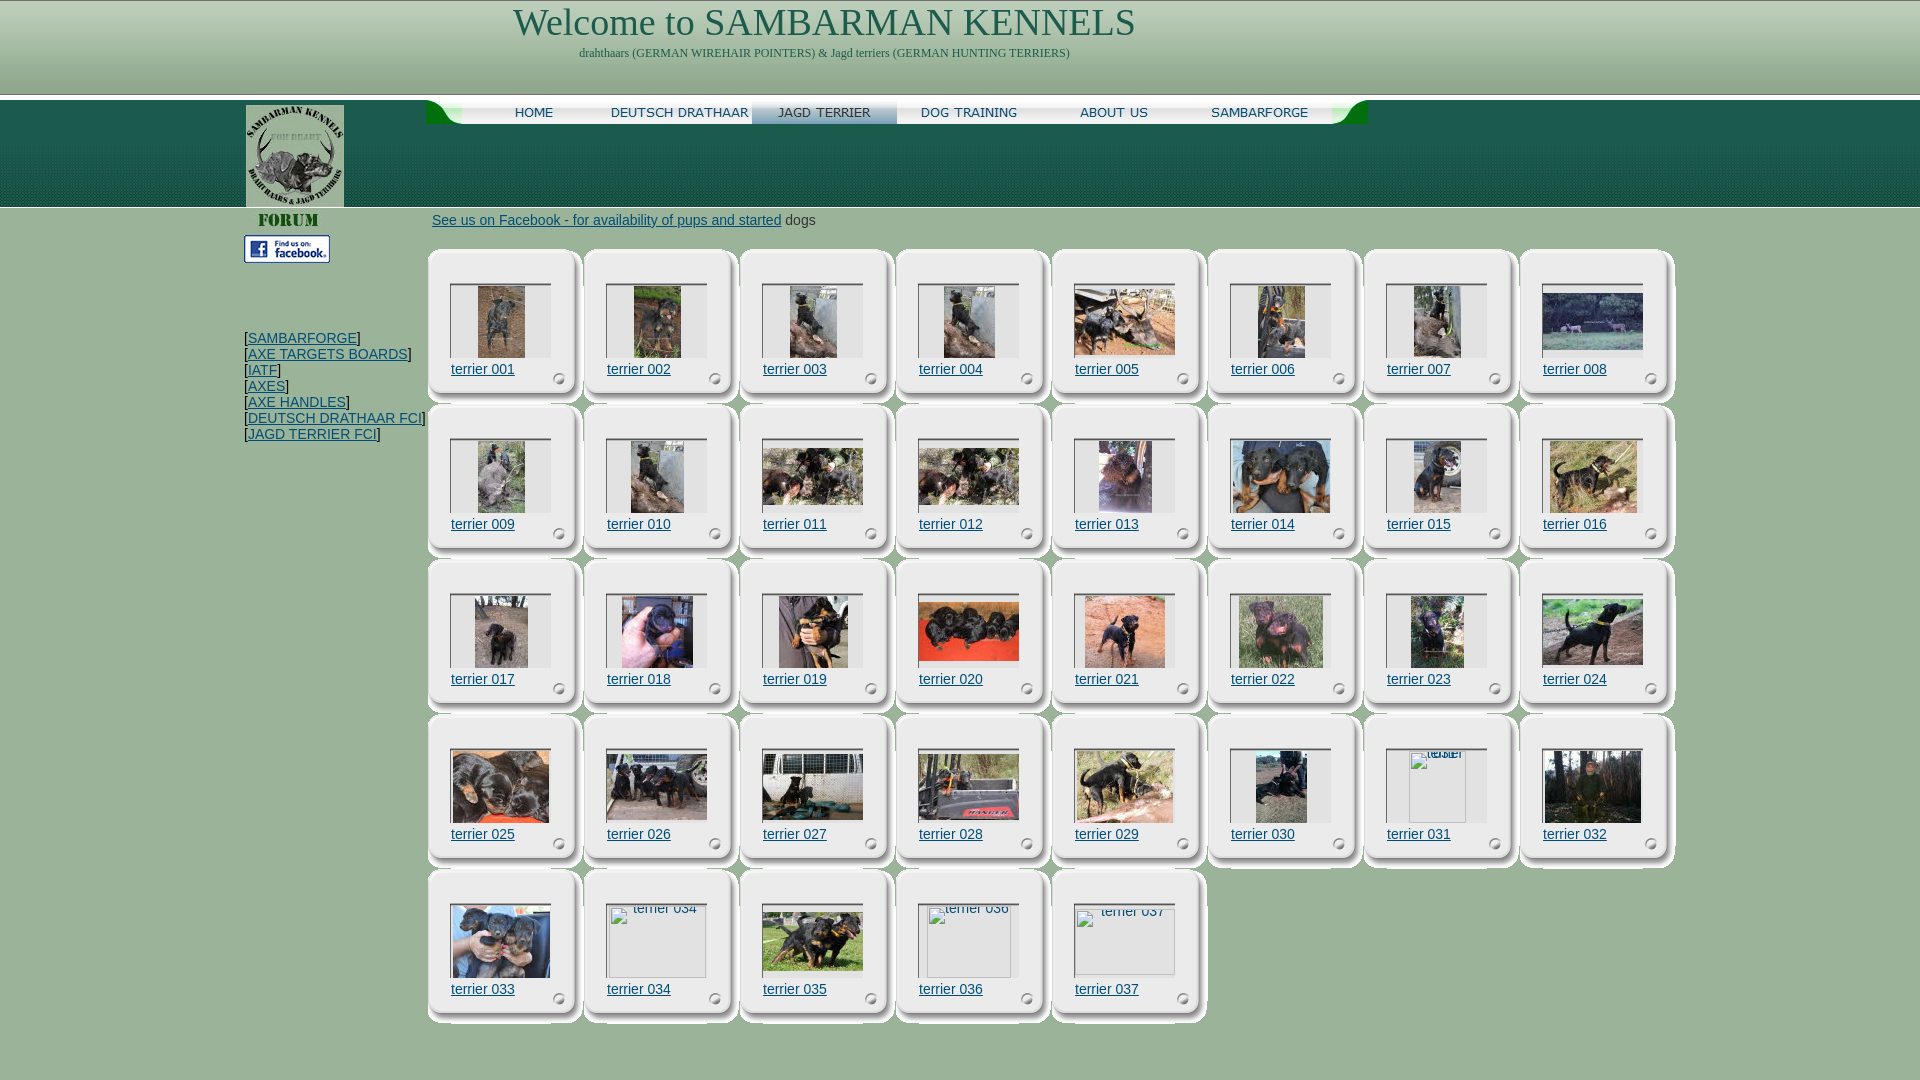 Image resolution: width=1920 pixels, height=1080 pixels. Describe the element at coordinates (261, 370) in the screenshot. I see `'IATF'` at that location.